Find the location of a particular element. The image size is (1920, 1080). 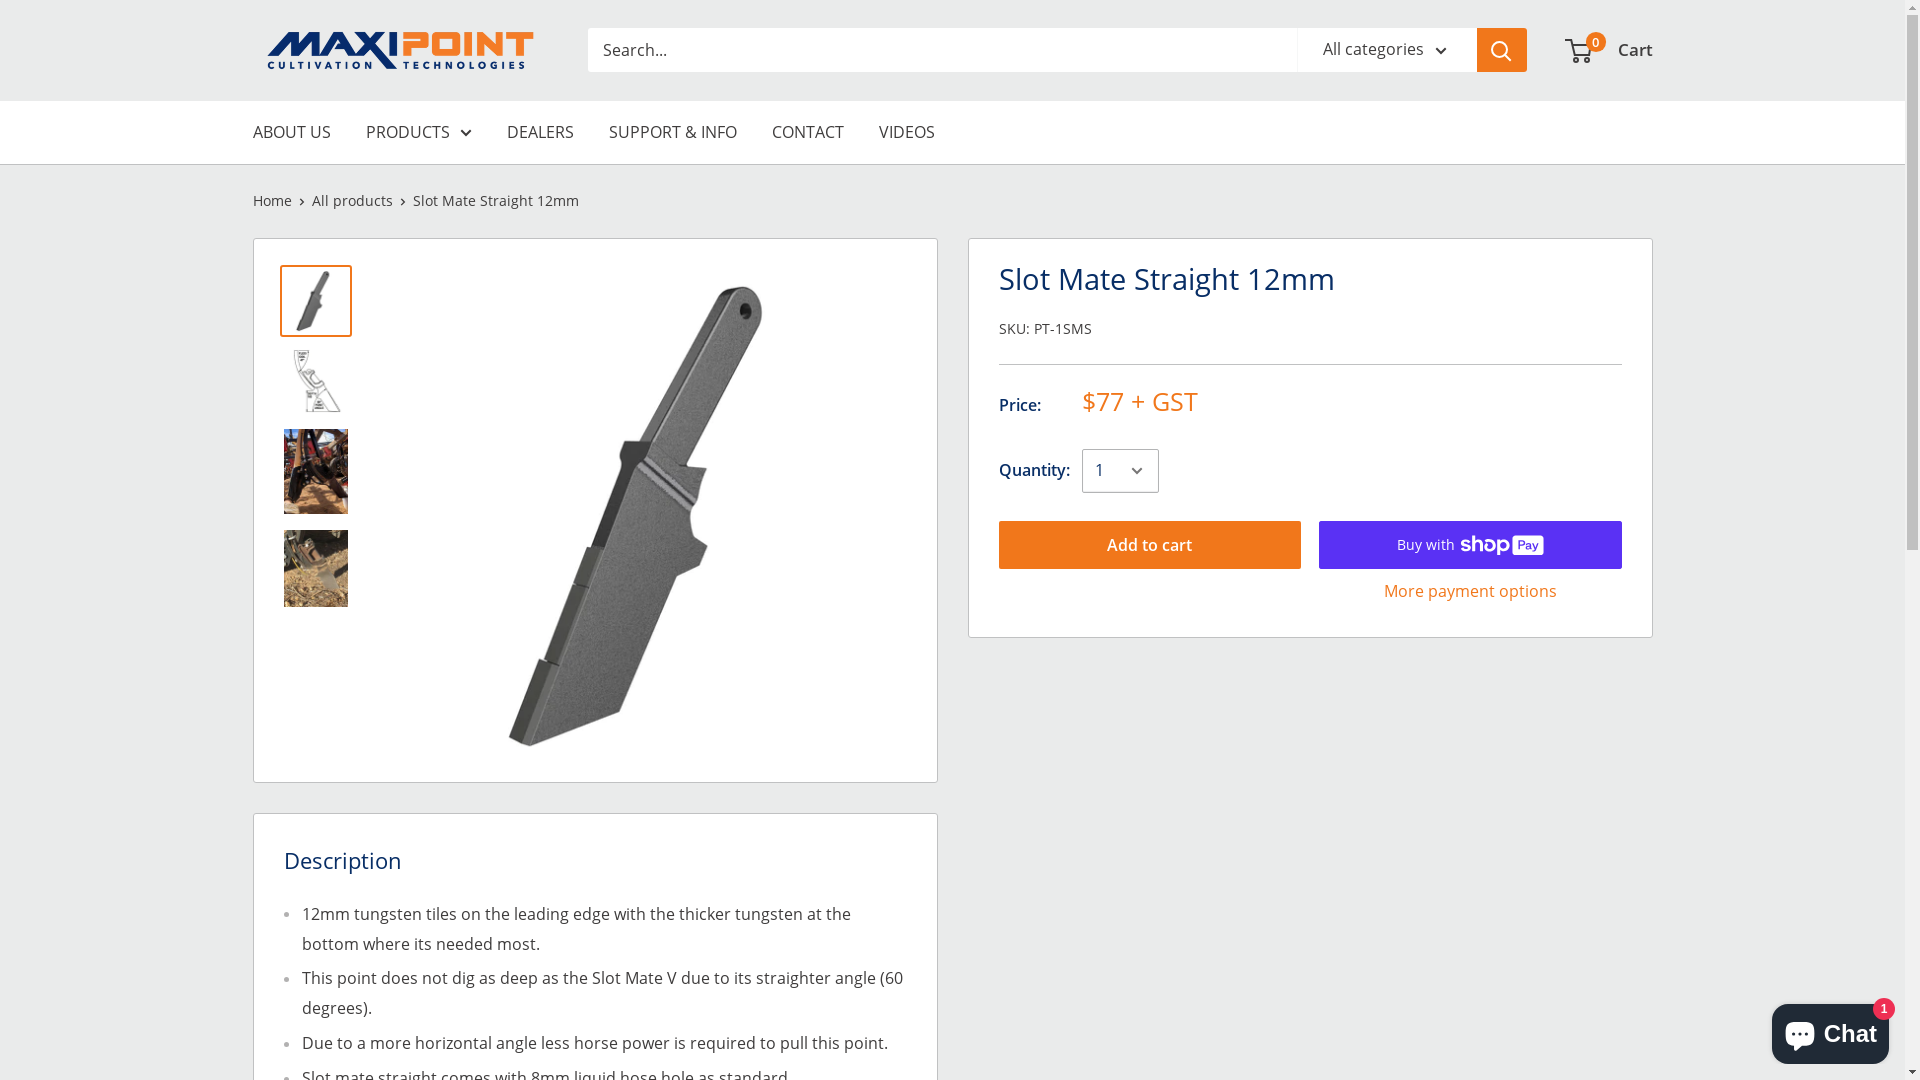

'DEALERS' is located at coordinates (505, 132).